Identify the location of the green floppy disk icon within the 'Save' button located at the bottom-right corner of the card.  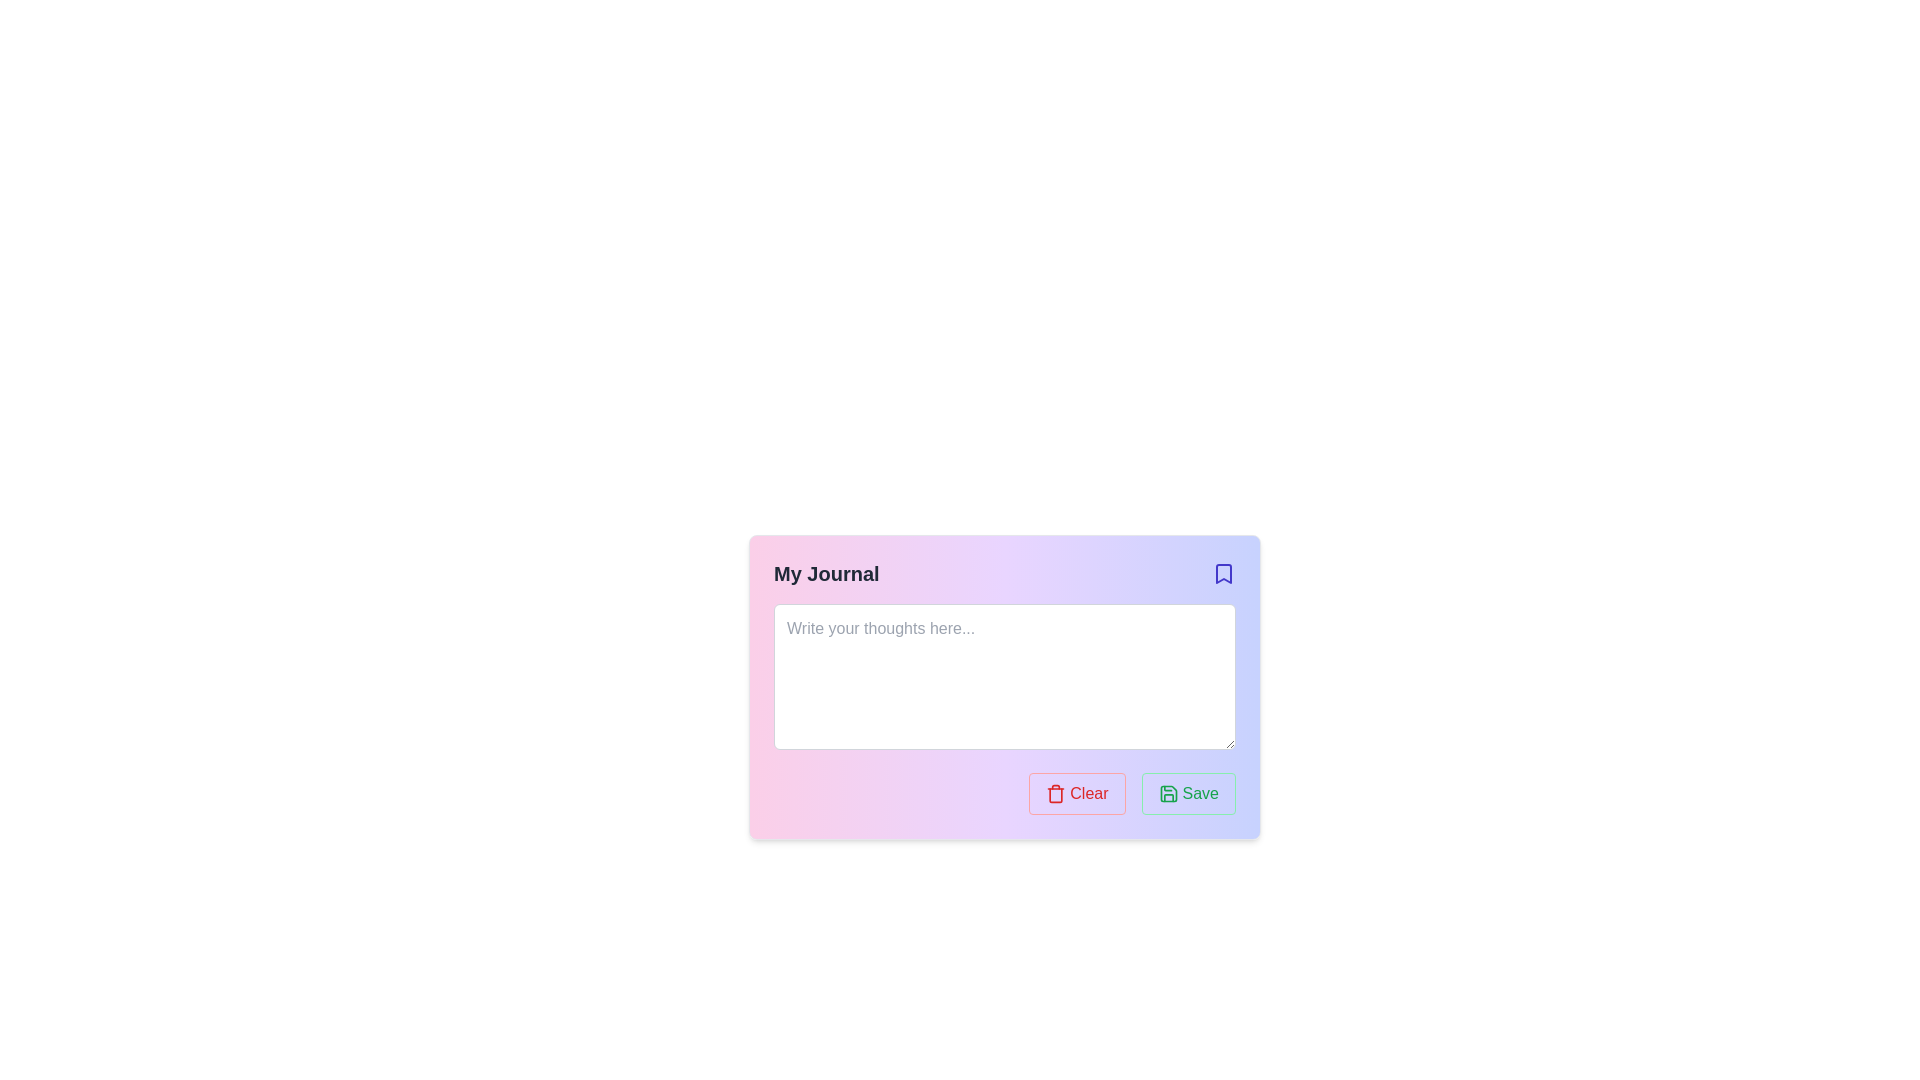
(1168, 793).